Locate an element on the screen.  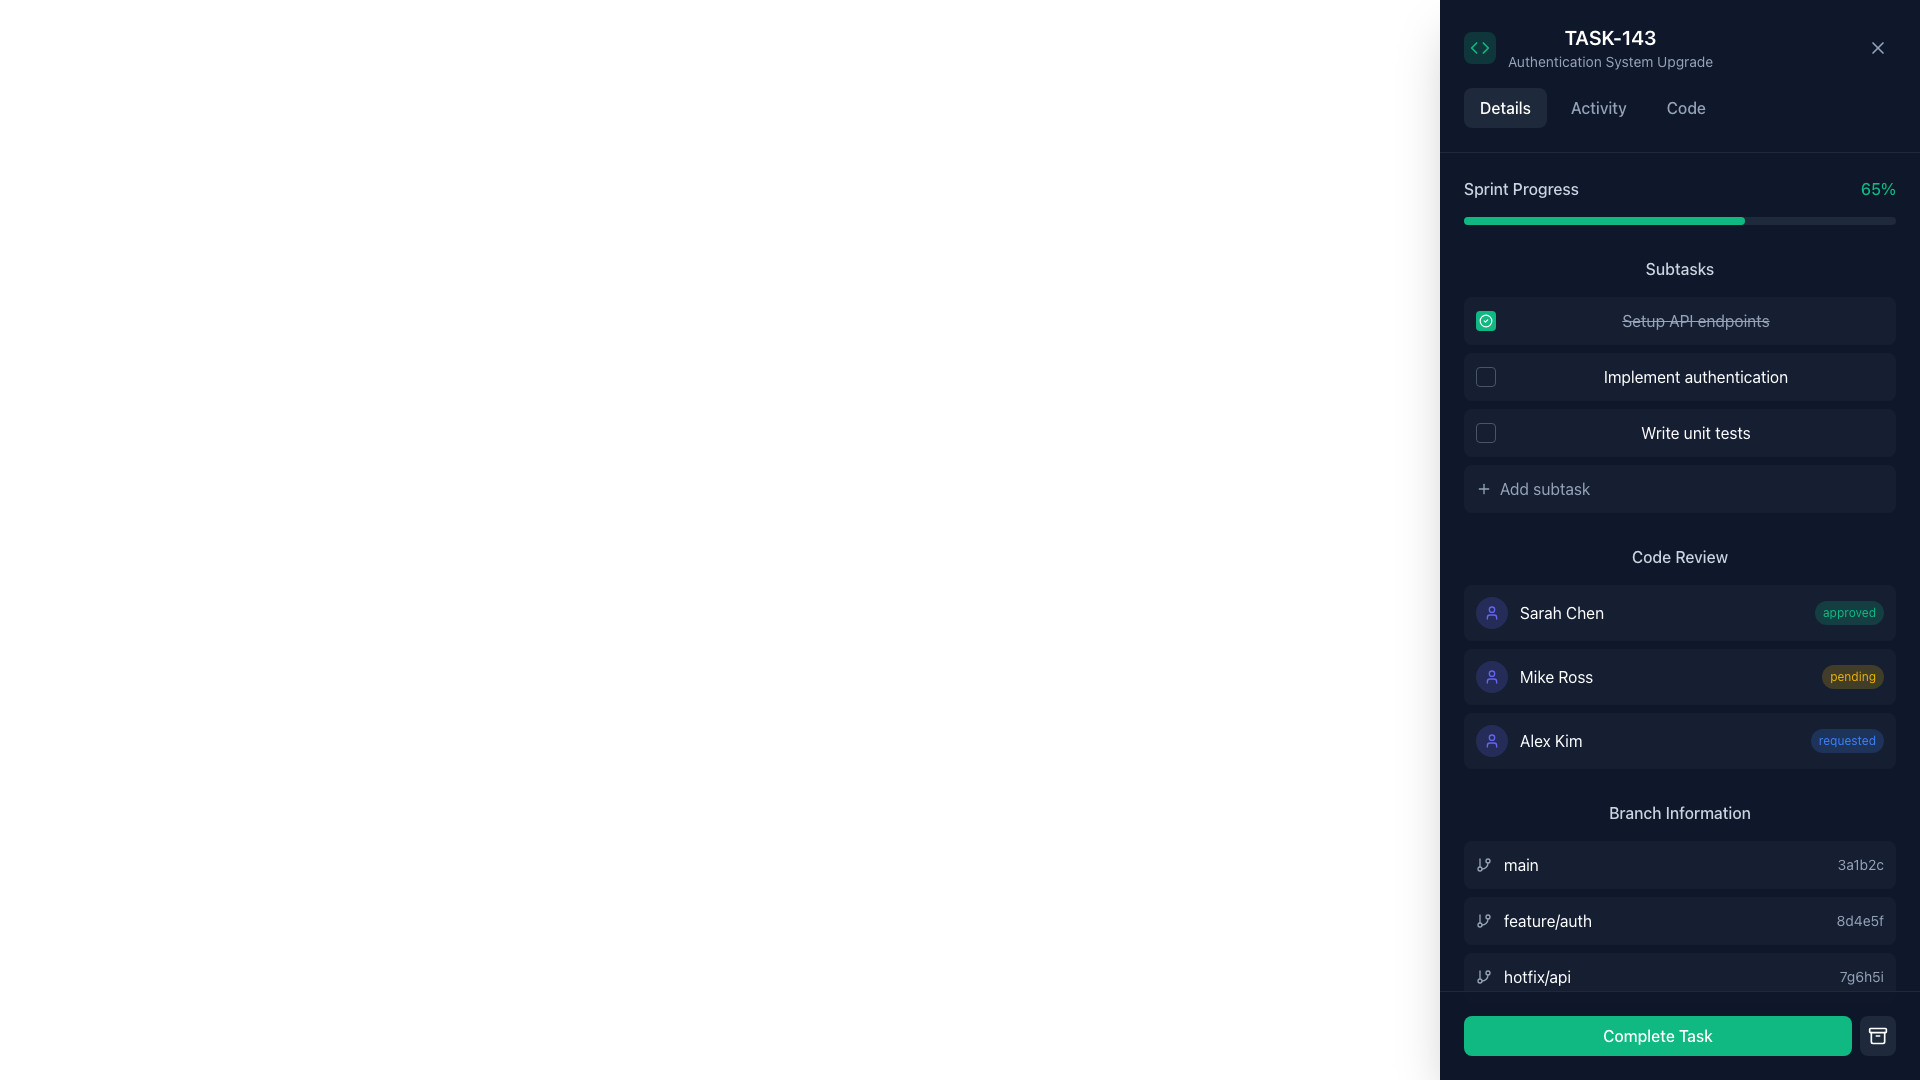
the Composite UI element consisting of a text label and an icon, which serves as the identifier for the current task is located at coordinates (1587, 46).